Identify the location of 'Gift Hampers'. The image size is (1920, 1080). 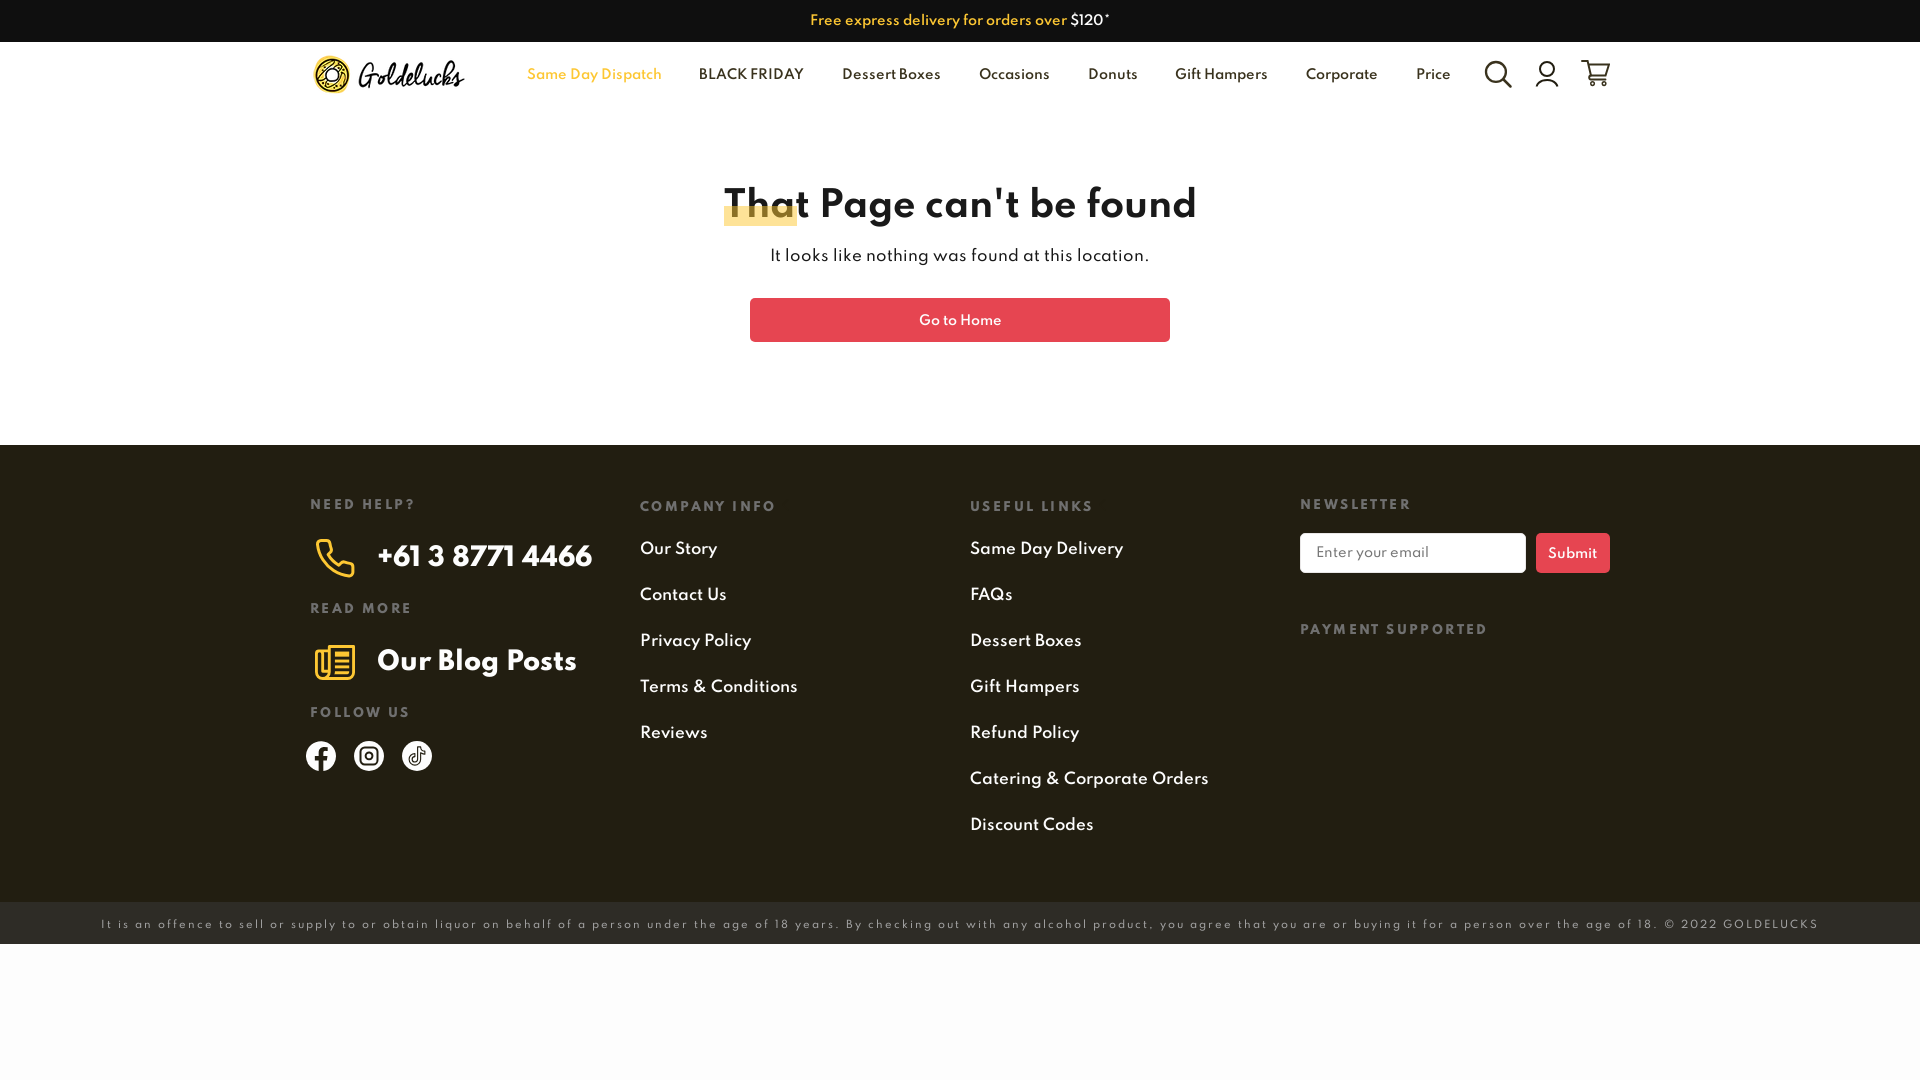
(969, 685).